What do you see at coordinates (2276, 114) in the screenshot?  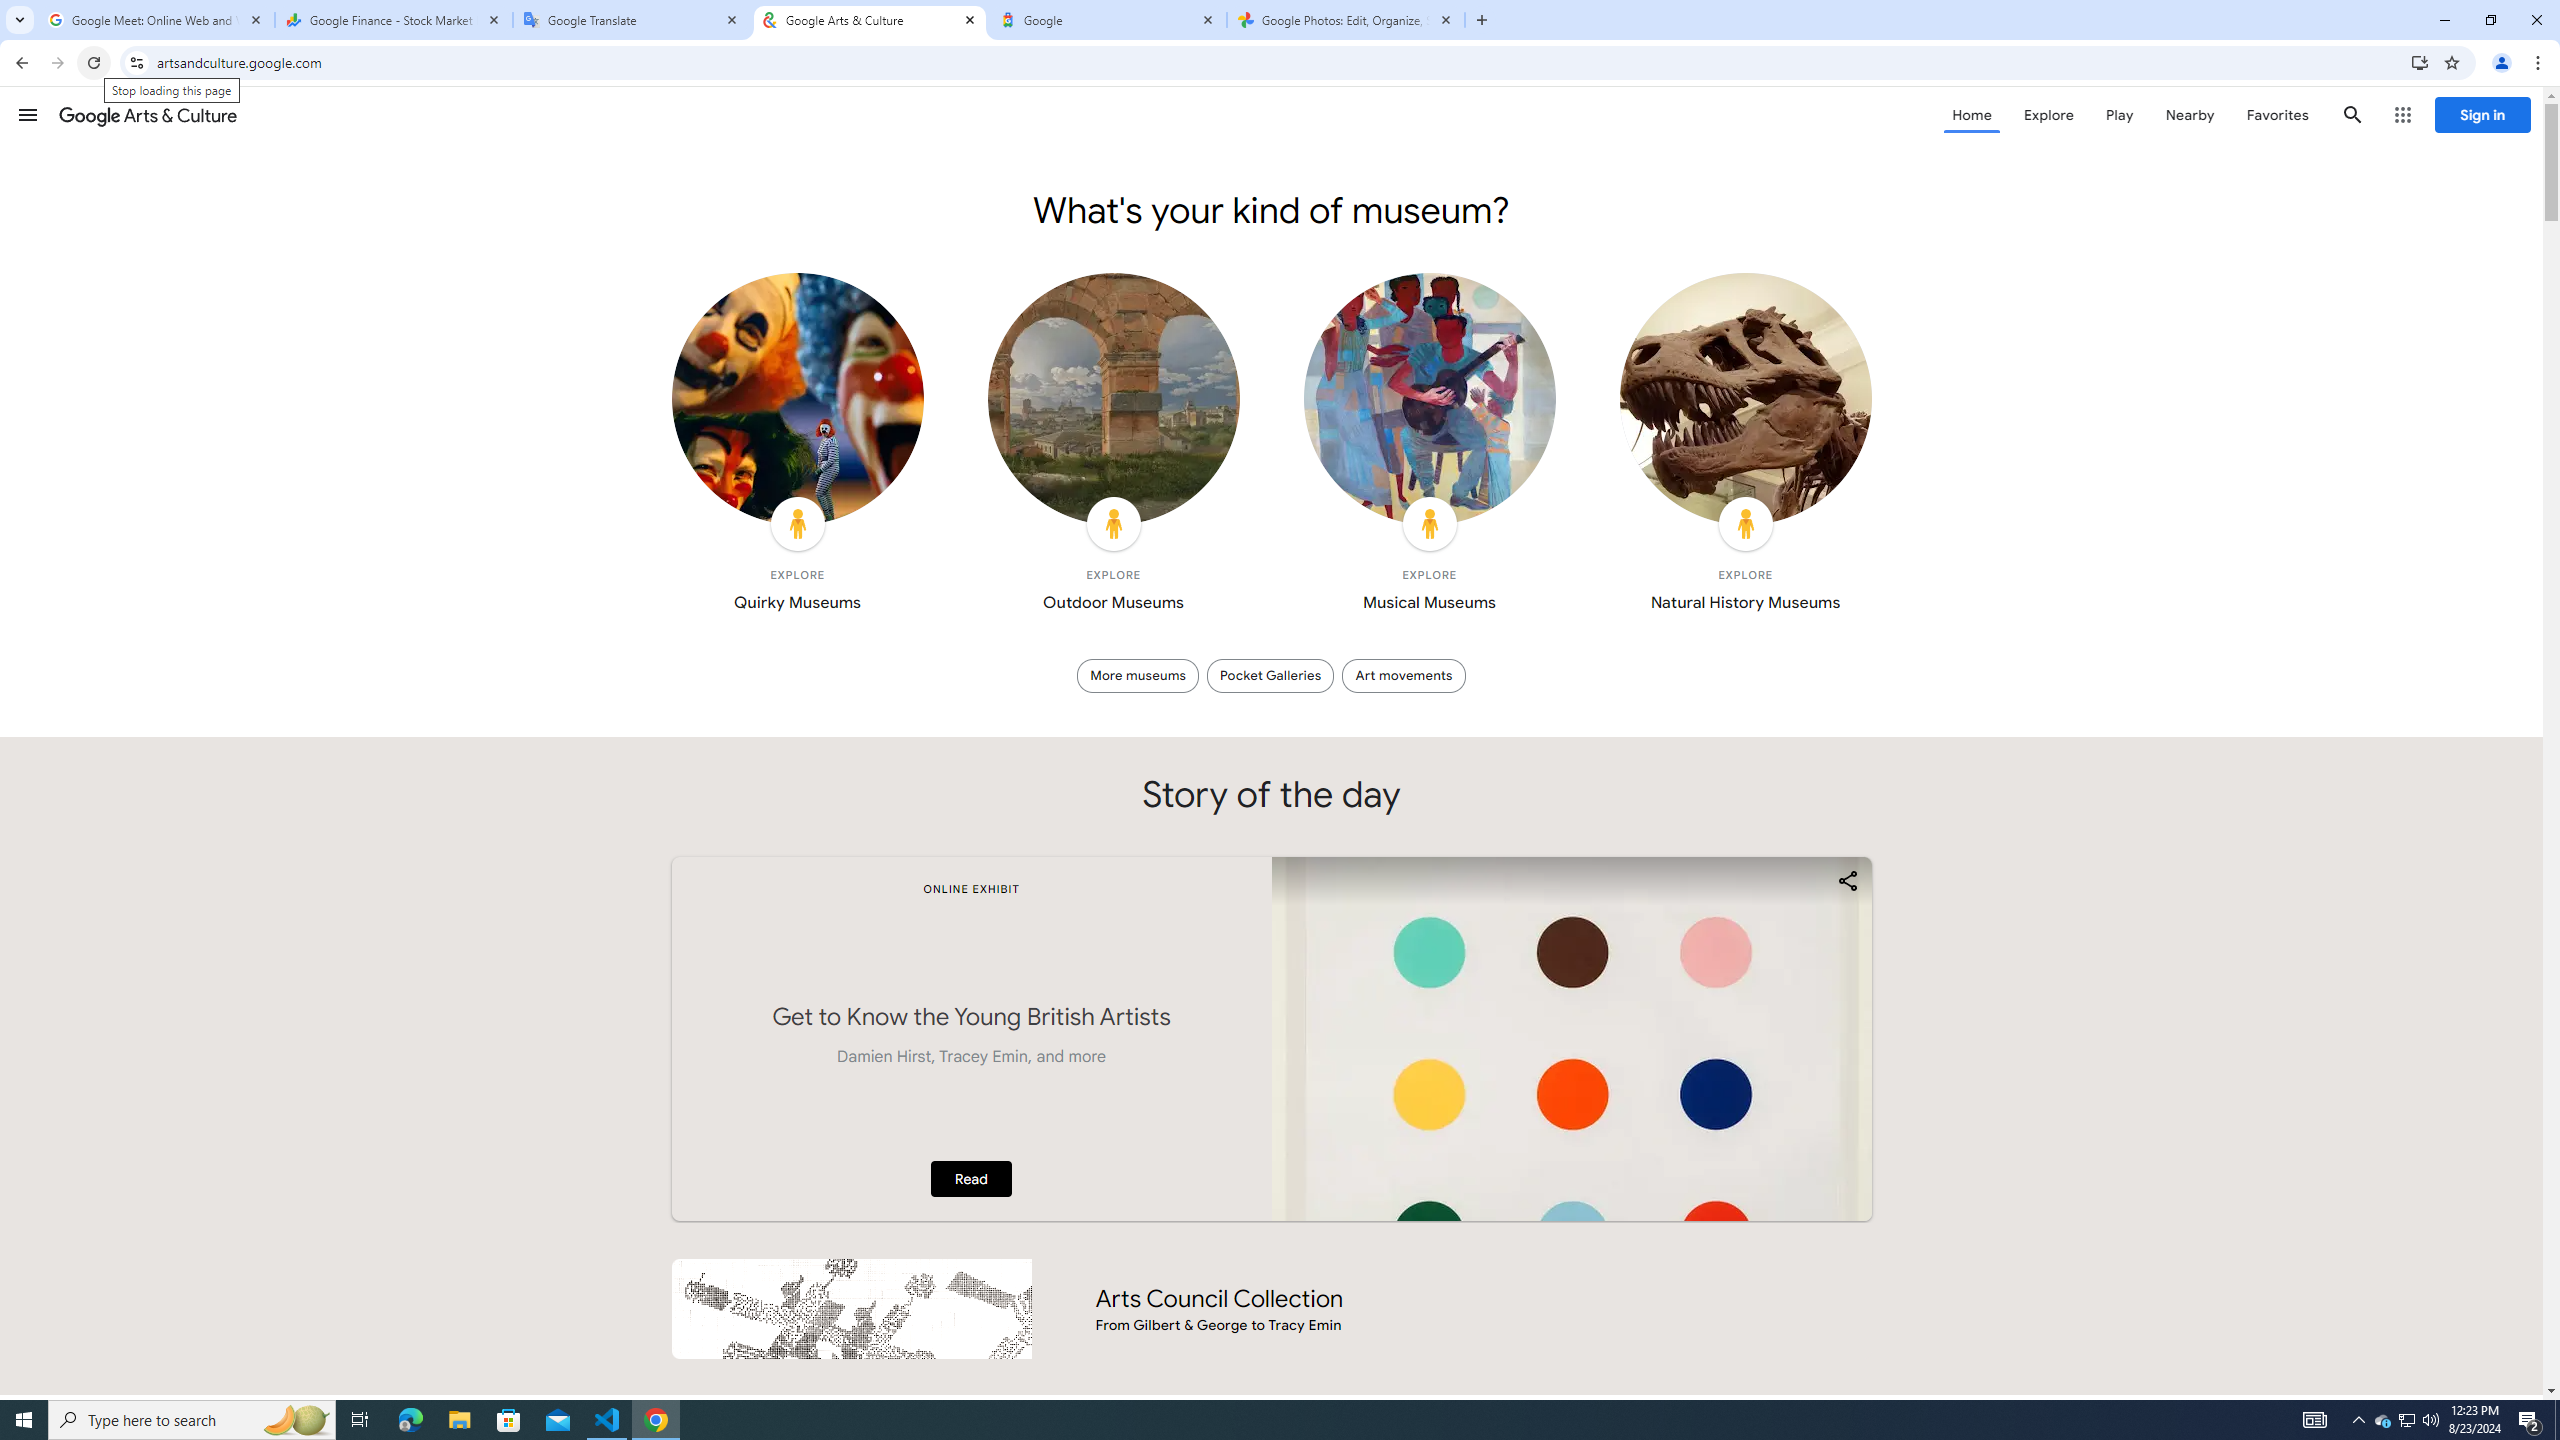 I see `'Favorites'` at bounding box center [2276, 114].